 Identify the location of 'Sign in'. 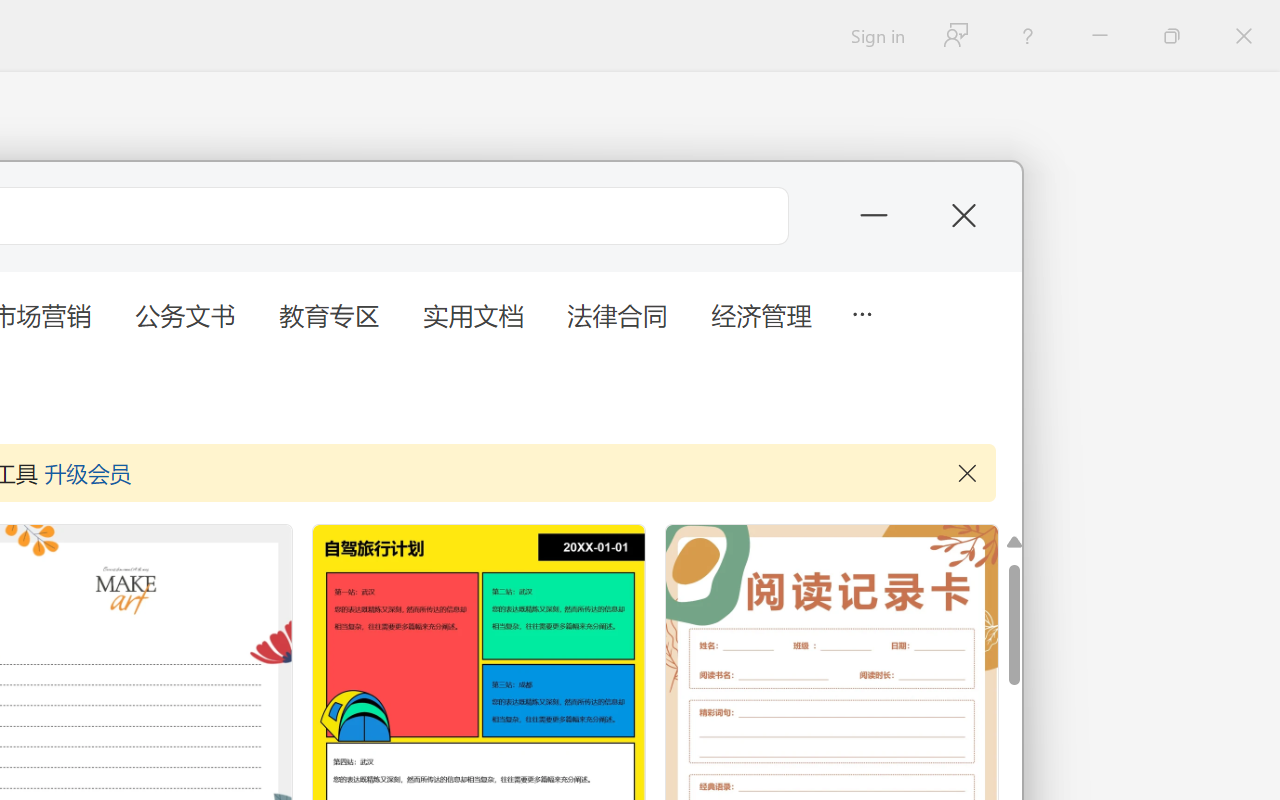
(876, 34).